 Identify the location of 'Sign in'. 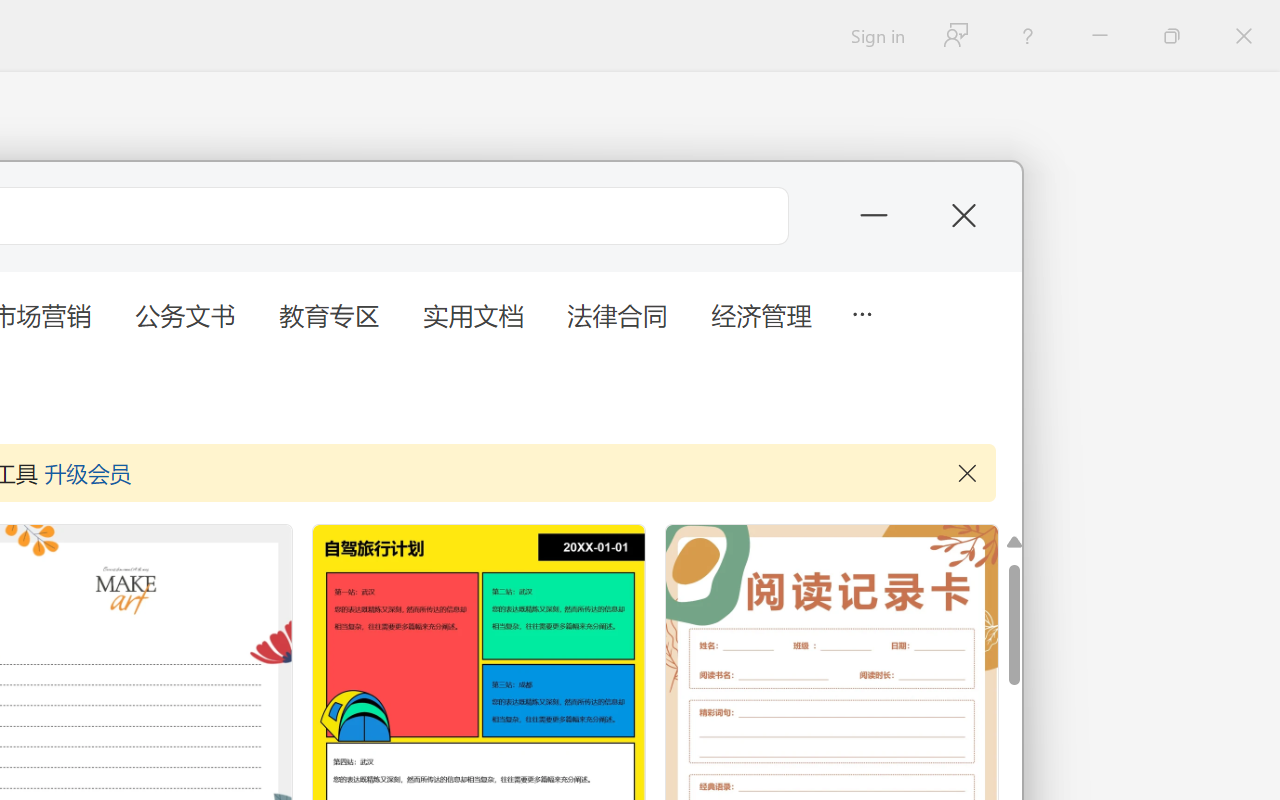
(876, 34).